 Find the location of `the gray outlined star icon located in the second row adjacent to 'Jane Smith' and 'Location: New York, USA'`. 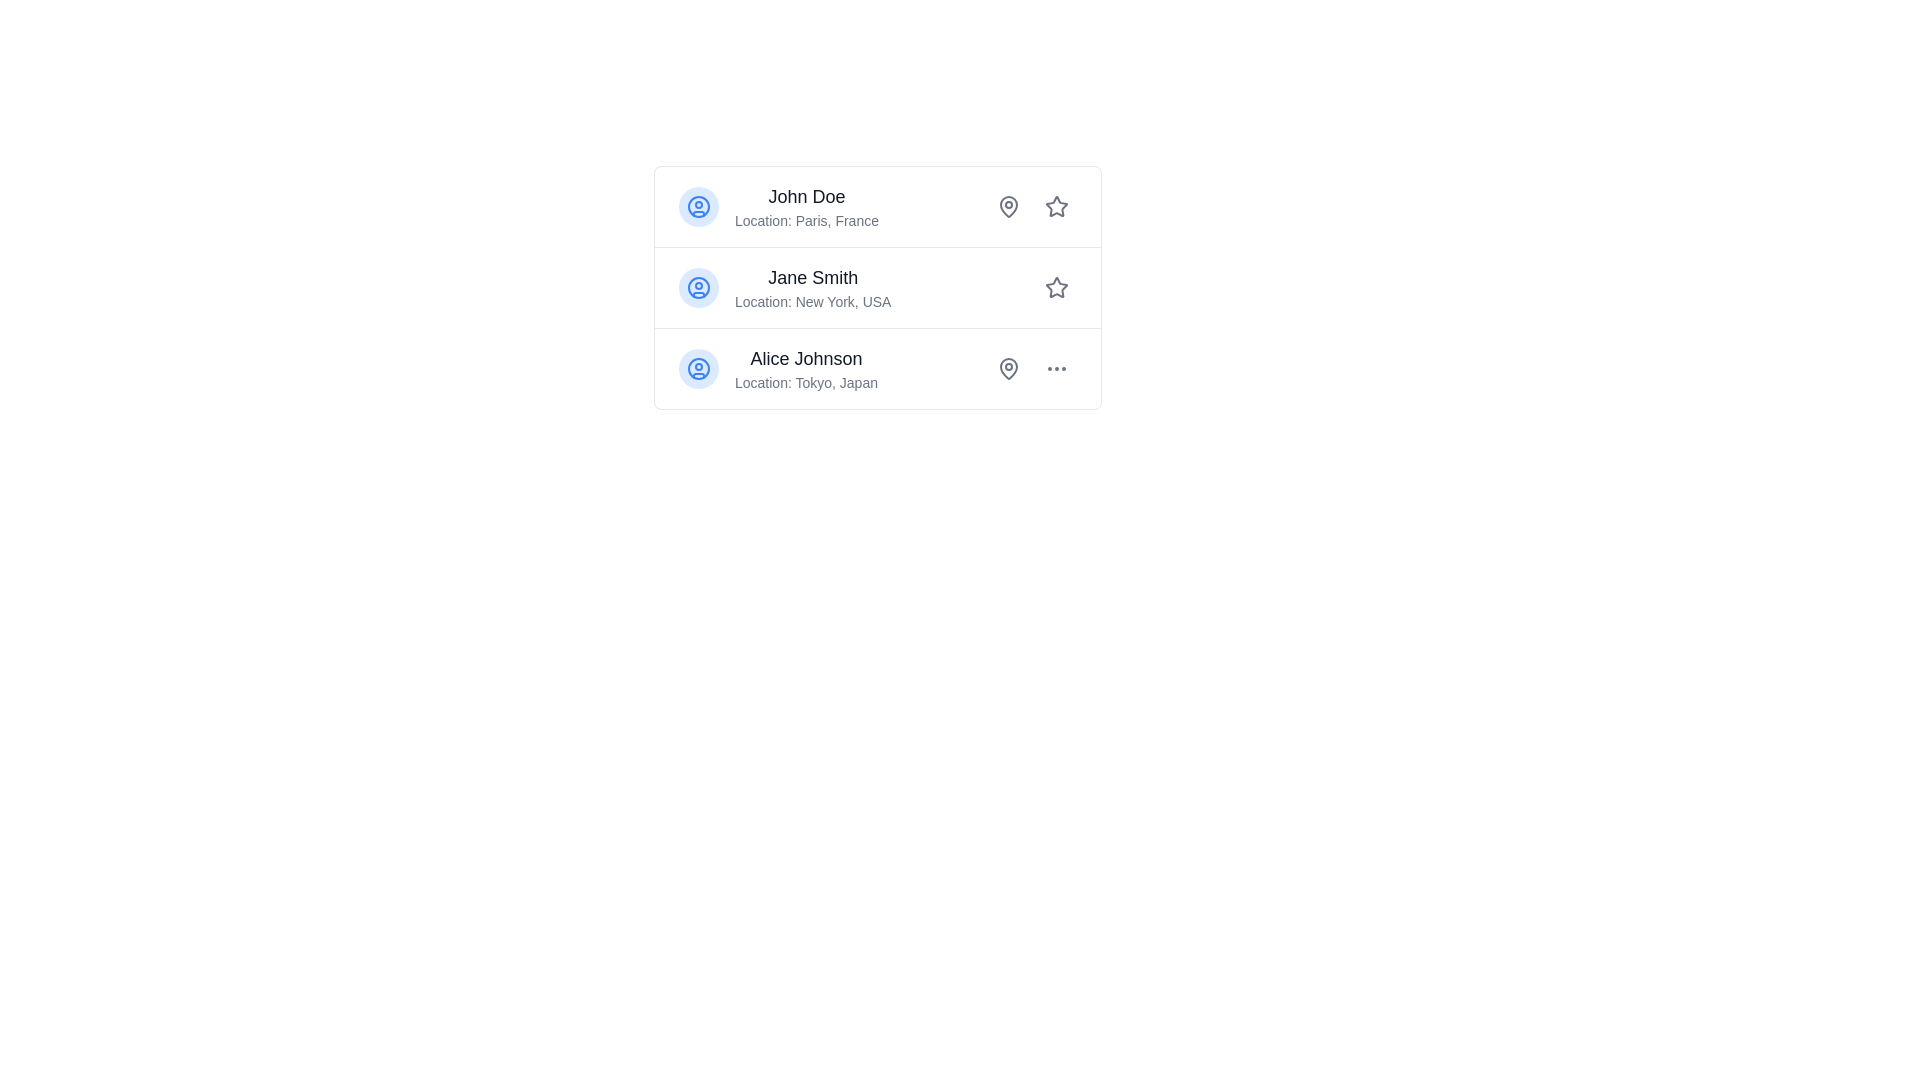

the gray outlined star icon located in the second row adjacent to 'Jane Smith' and 'Location: New York, USA' is located at coordinates (1055, 287).